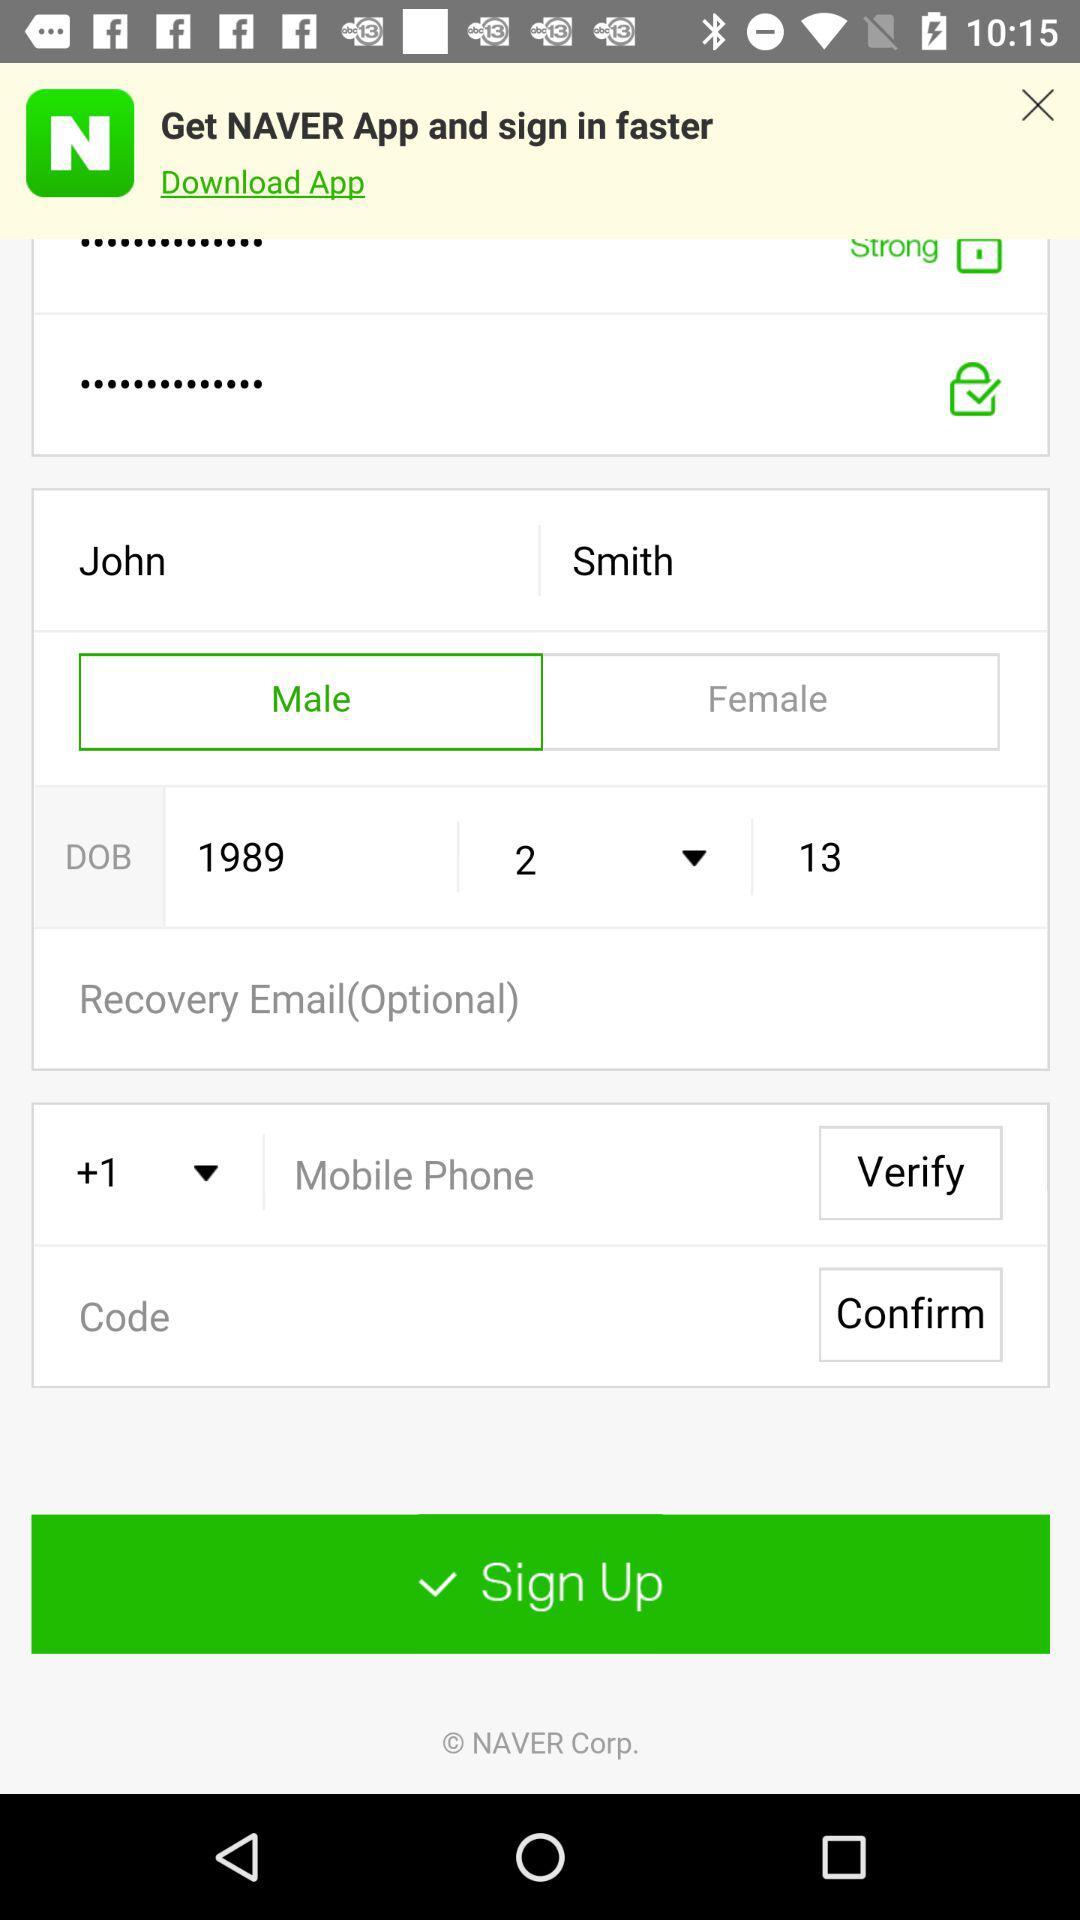  What do you see at coordinates (540, 1016) in the screenshot?
I see `address page` at bounding box center [540, 1016].